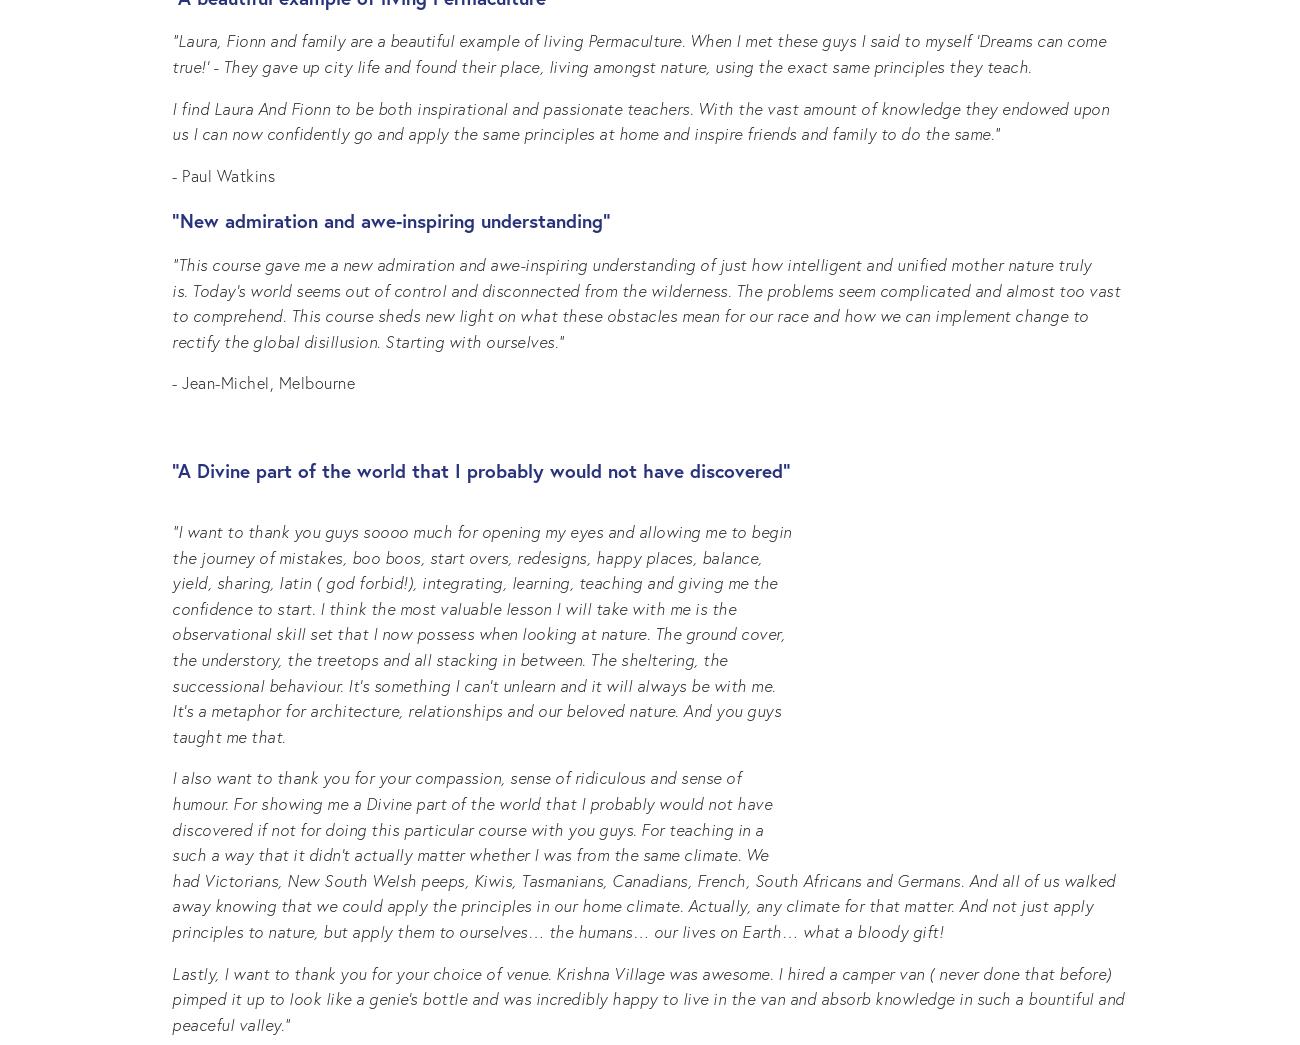 This screenshot has width=1300, height=1045. I want to click on '“Laura, Fionn and family are a beautiful example of living Permaculture. When I met these guys I said to myself 'Dreams can come true!' - They gave up city life and found their place, living amongst nature, using the exact same principles they teach.', so click(171, 52).